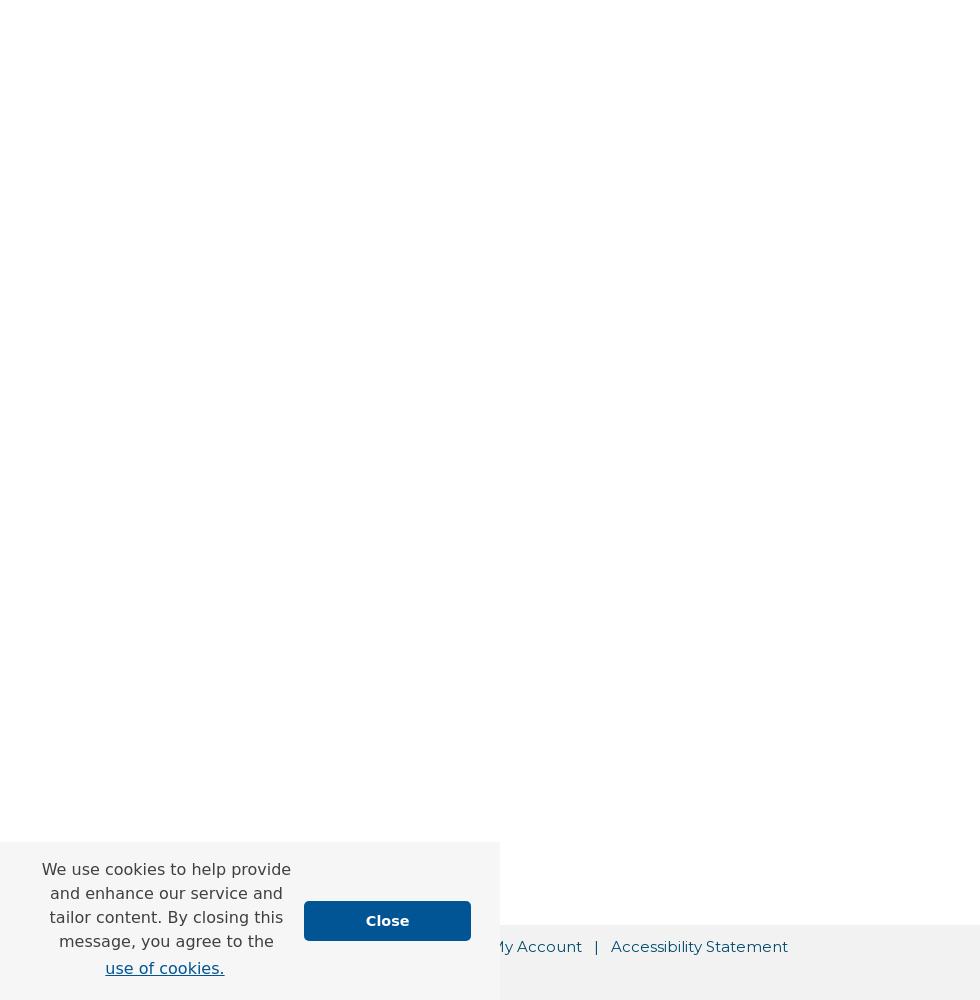 The width and height of the screenshot is (980, 1000). I want to click on 'Privacy', so click(295, 976).